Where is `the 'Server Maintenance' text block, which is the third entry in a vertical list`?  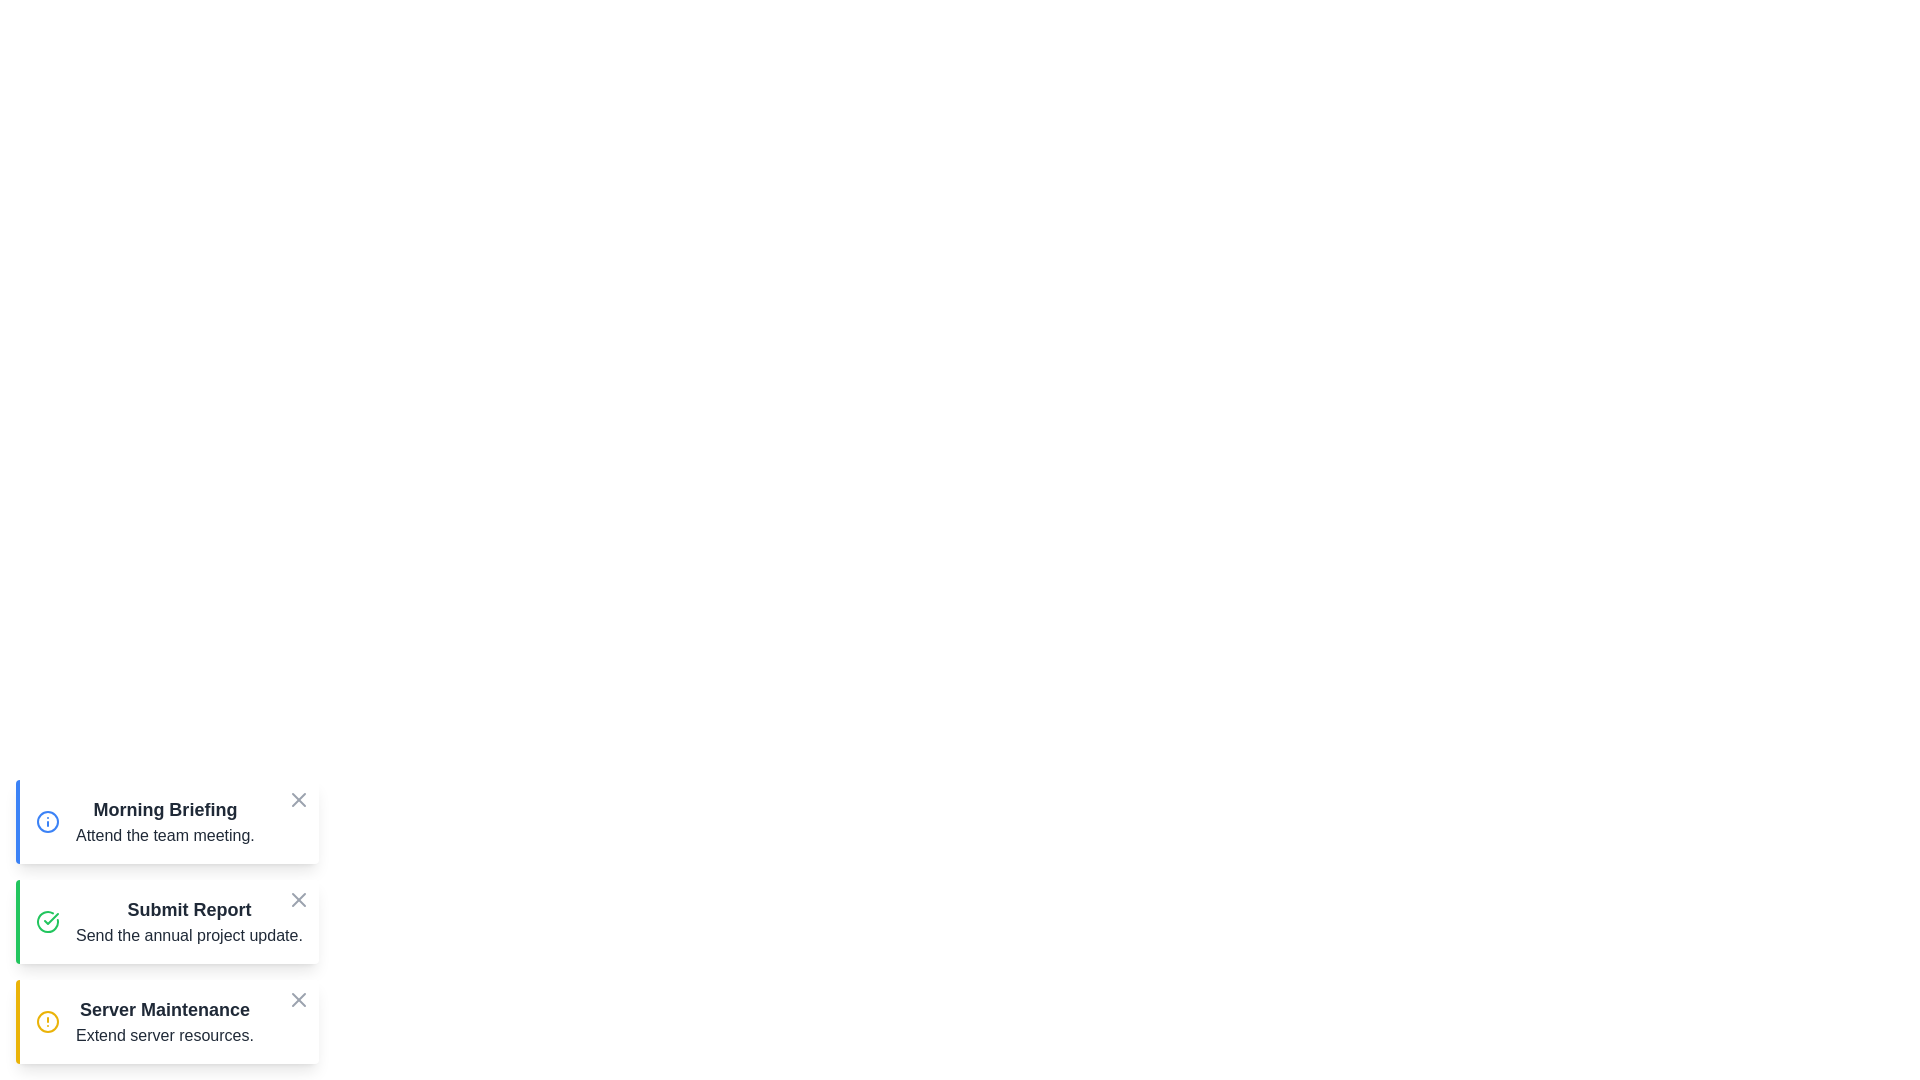 the 'Server Maintenance' text block, which is the third entry in a vertical list is located at coordinates (164, 1022).